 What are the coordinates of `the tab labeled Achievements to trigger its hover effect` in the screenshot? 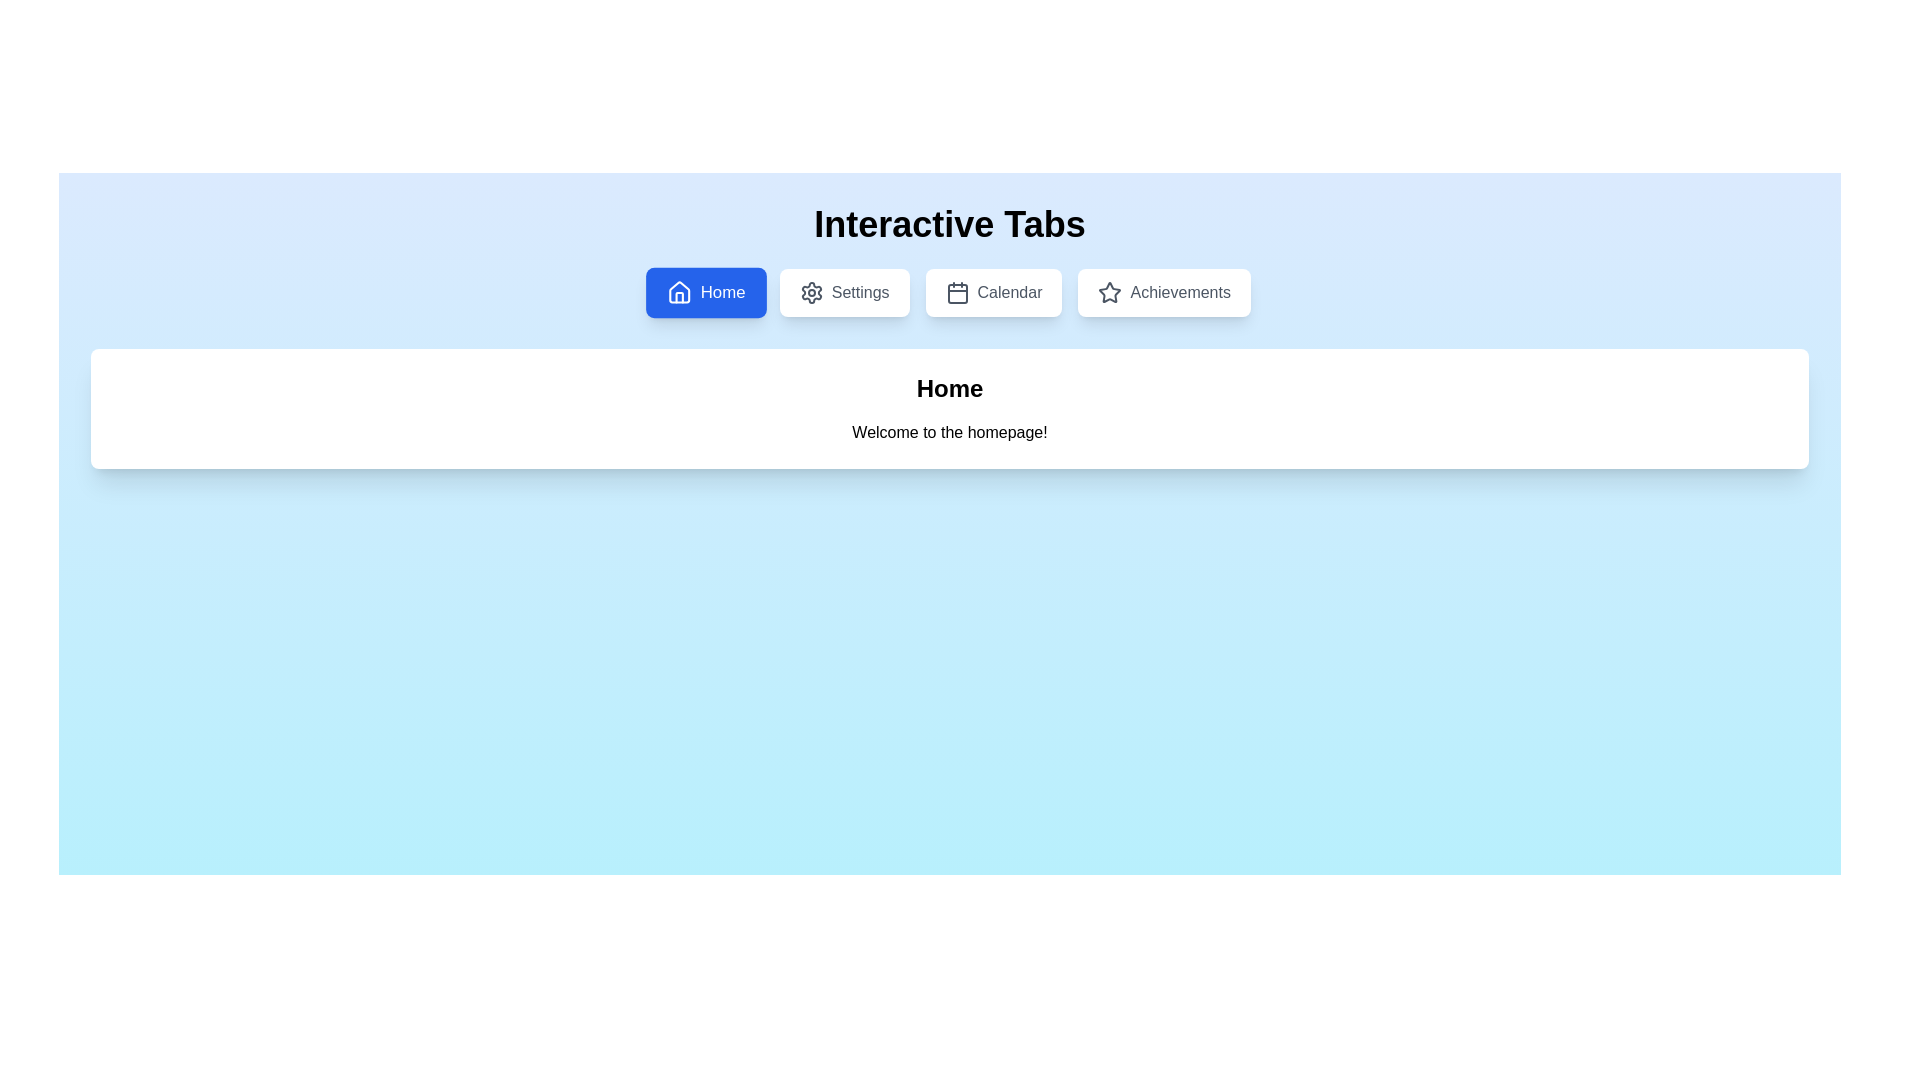 It's located at (1164, 293).